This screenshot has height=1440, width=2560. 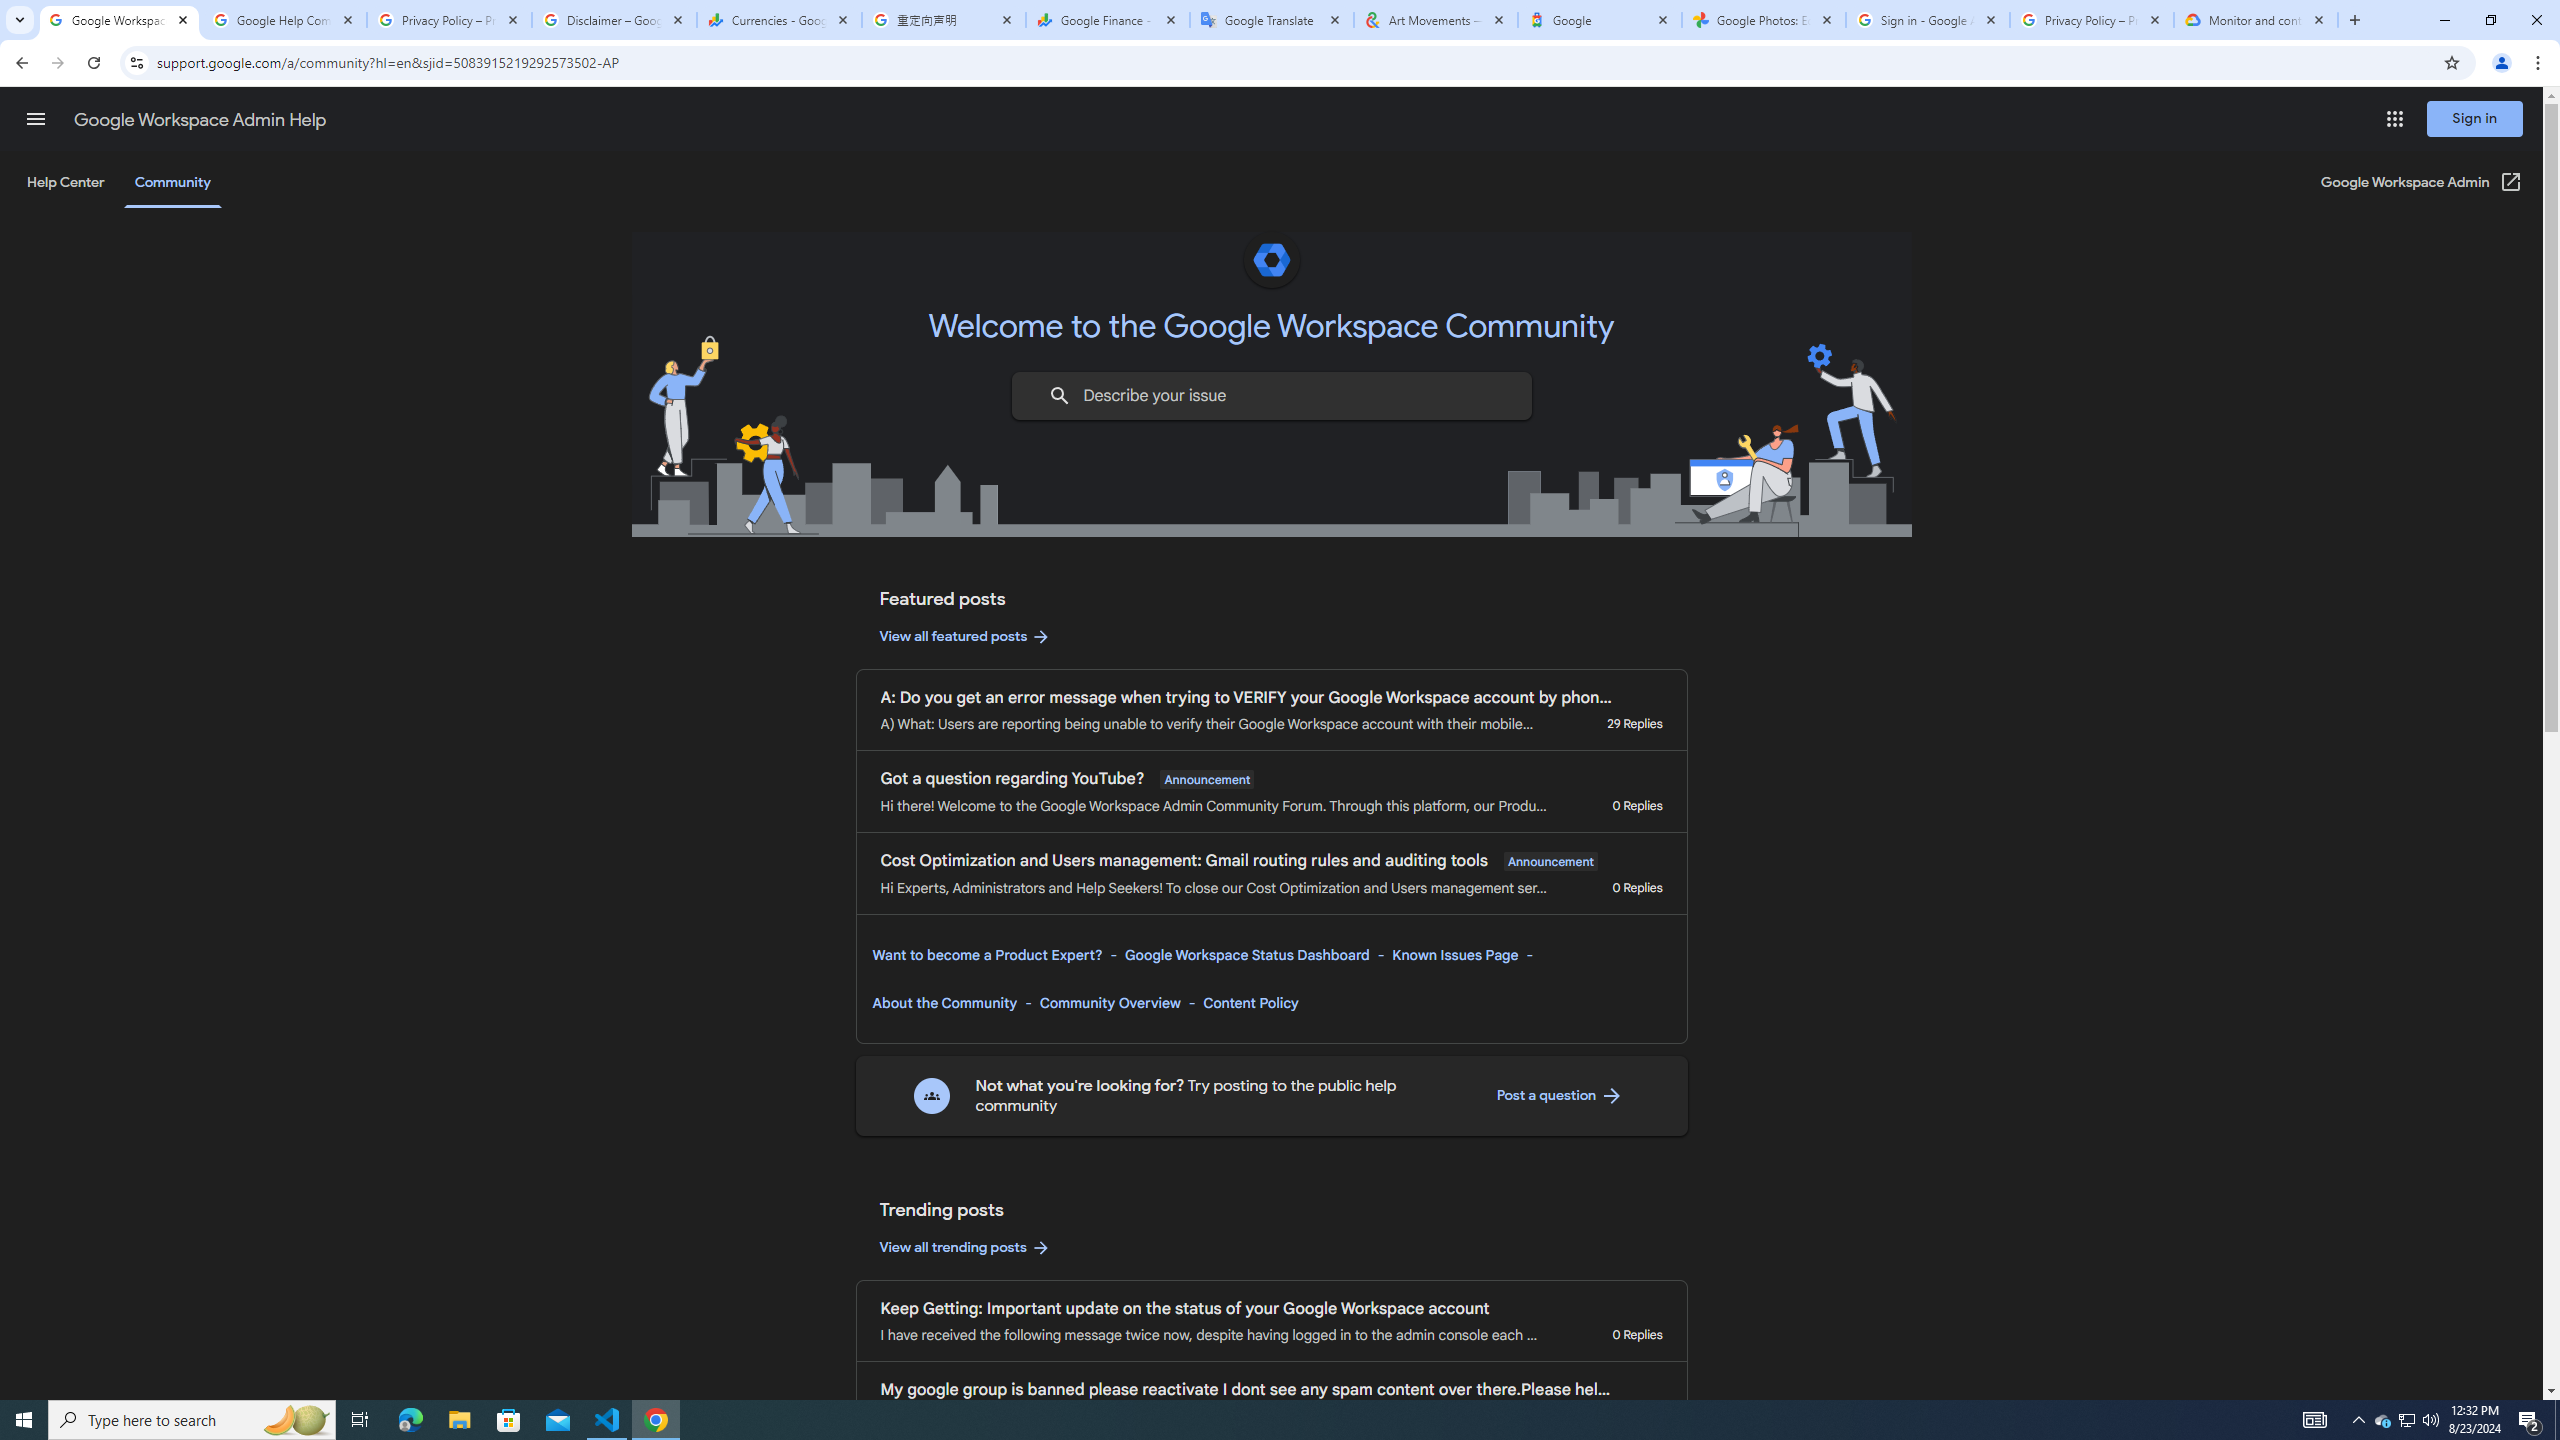 What do you see at coordinates (2421, 181) in the screenshot?
I see `'Google Workspace Admin (Open in a new window)'` at bounding box center [2421, 181].